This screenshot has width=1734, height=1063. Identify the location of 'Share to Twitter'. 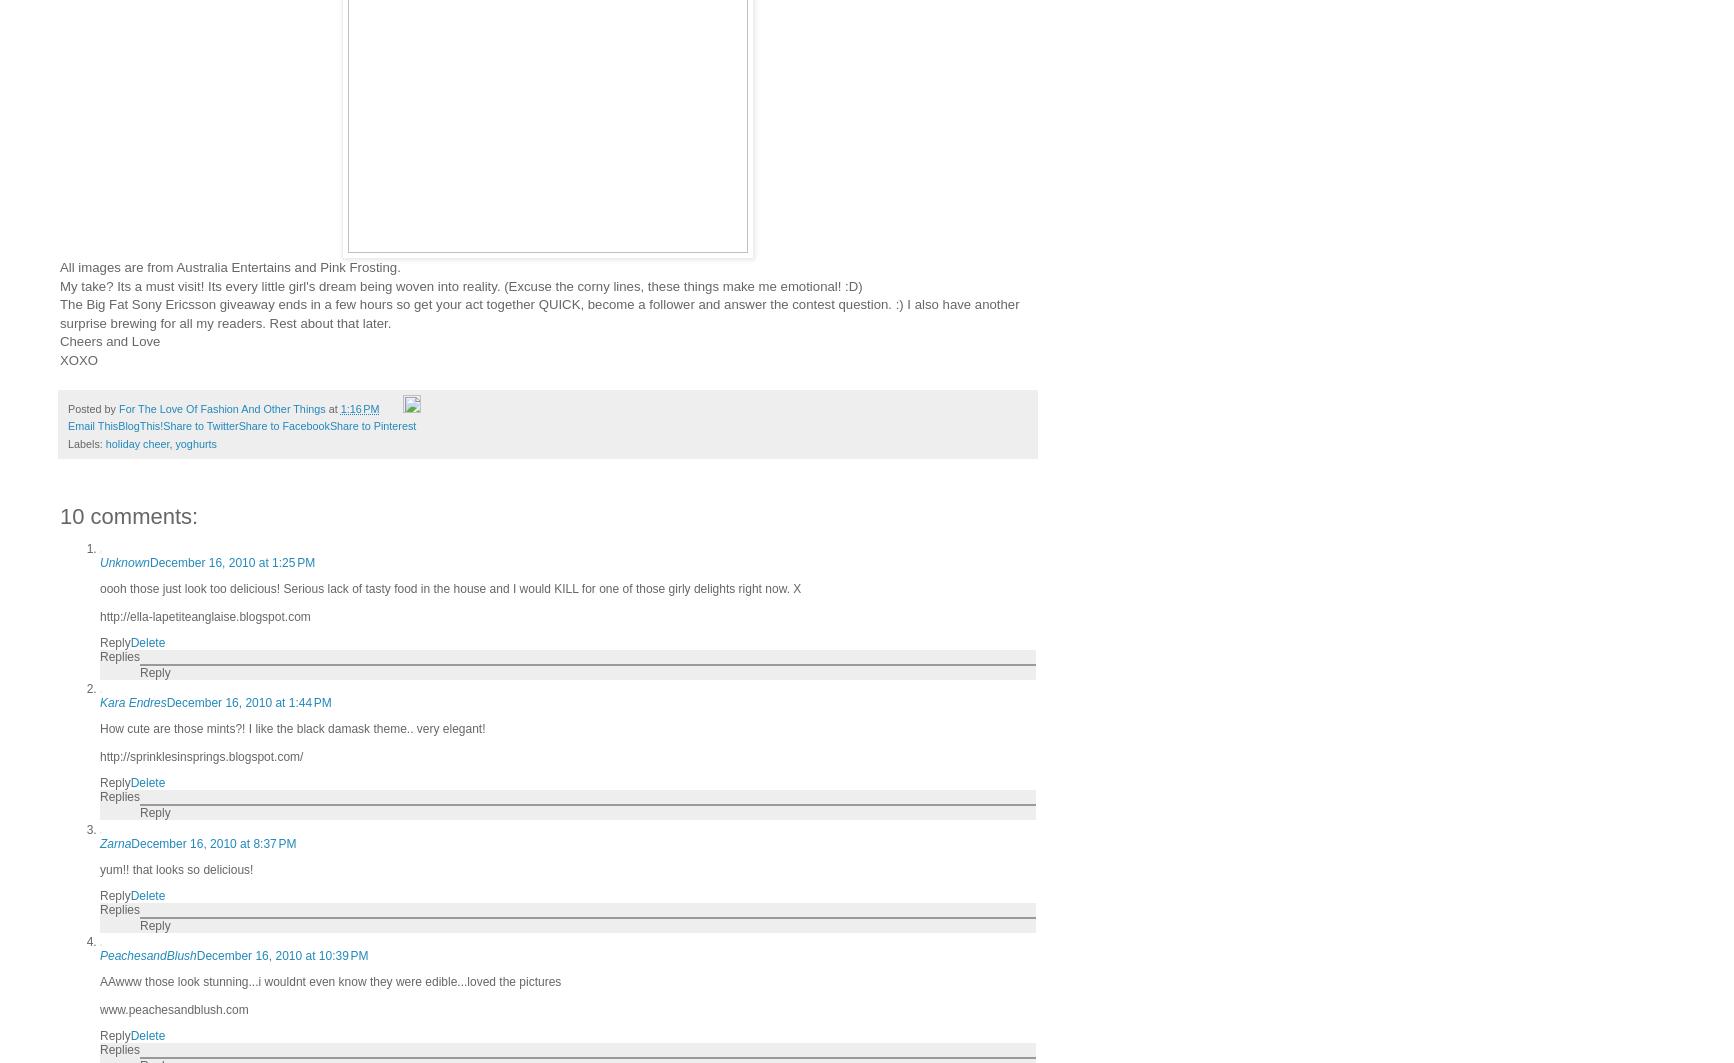
(200, 426).